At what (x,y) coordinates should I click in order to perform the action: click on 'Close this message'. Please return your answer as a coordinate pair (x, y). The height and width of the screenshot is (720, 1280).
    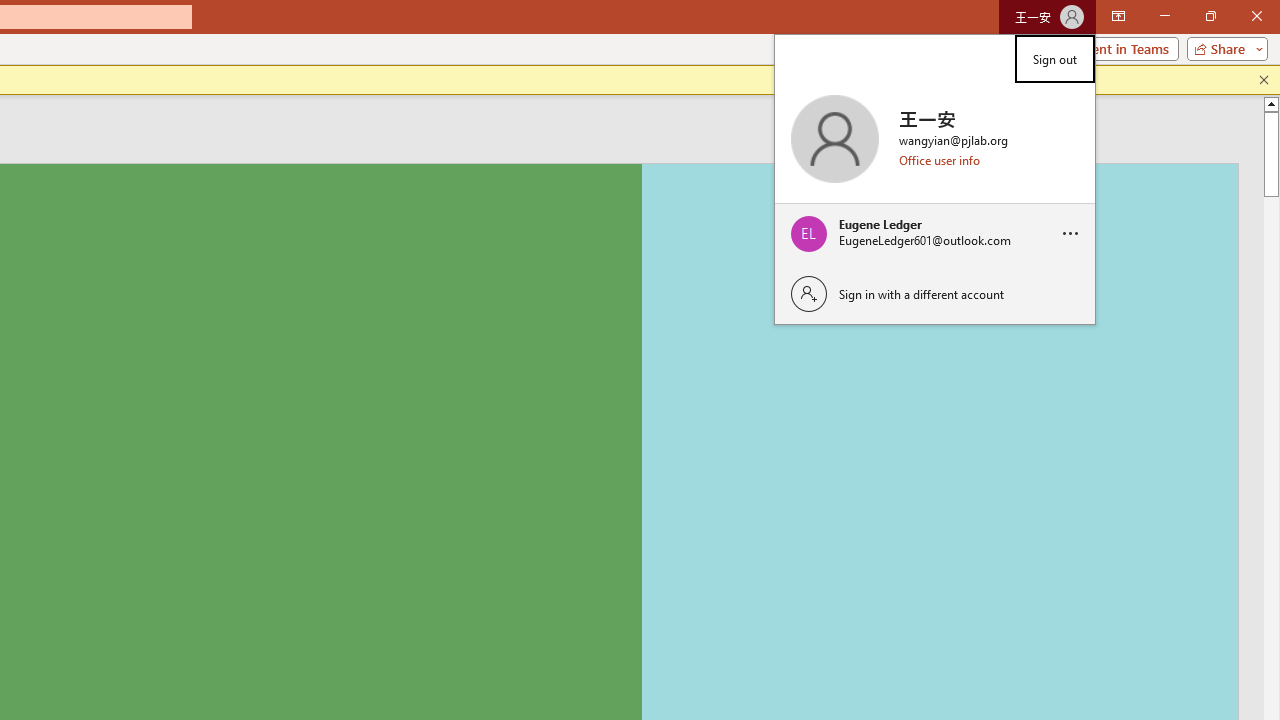
    Looking at the image, I should click on (1263, 79).